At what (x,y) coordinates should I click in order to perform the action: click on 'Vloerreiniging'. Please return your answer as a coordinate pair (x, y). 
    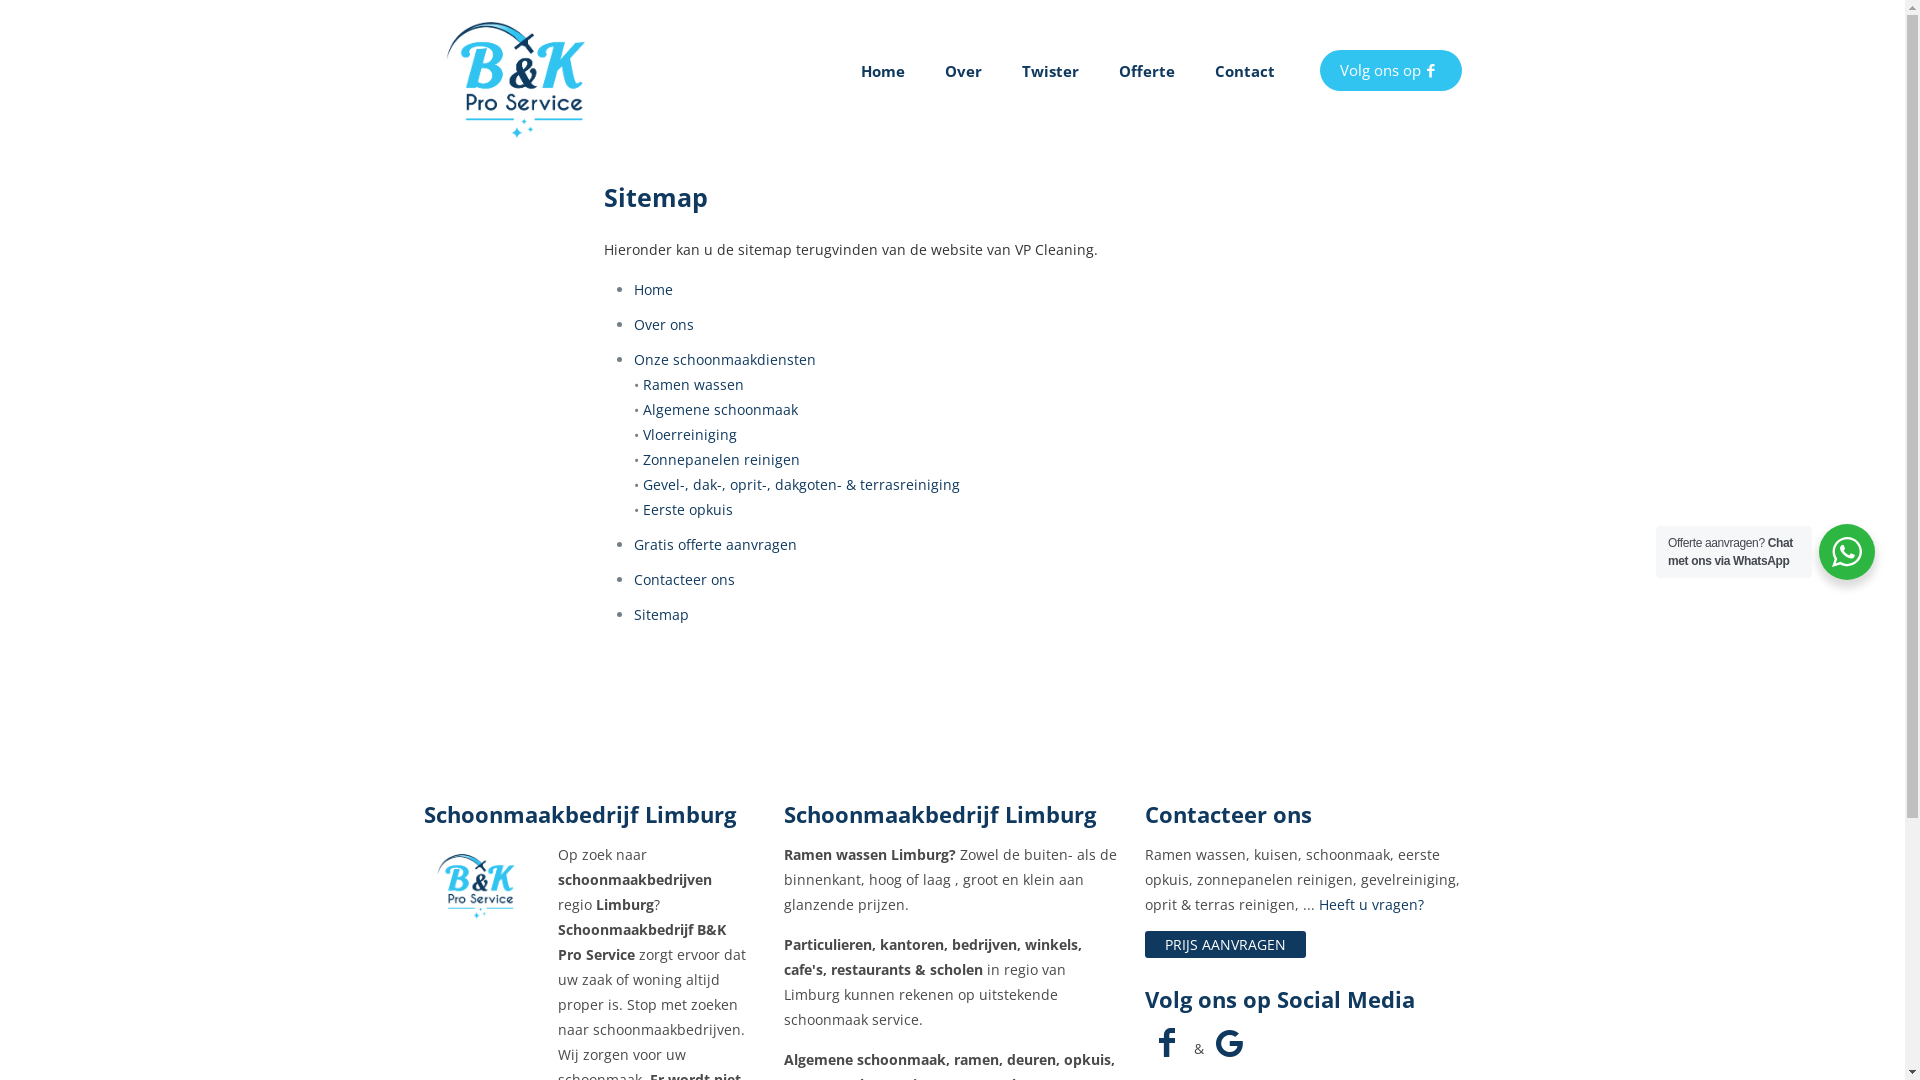
    Looking at the image, I should click on (690, 433).